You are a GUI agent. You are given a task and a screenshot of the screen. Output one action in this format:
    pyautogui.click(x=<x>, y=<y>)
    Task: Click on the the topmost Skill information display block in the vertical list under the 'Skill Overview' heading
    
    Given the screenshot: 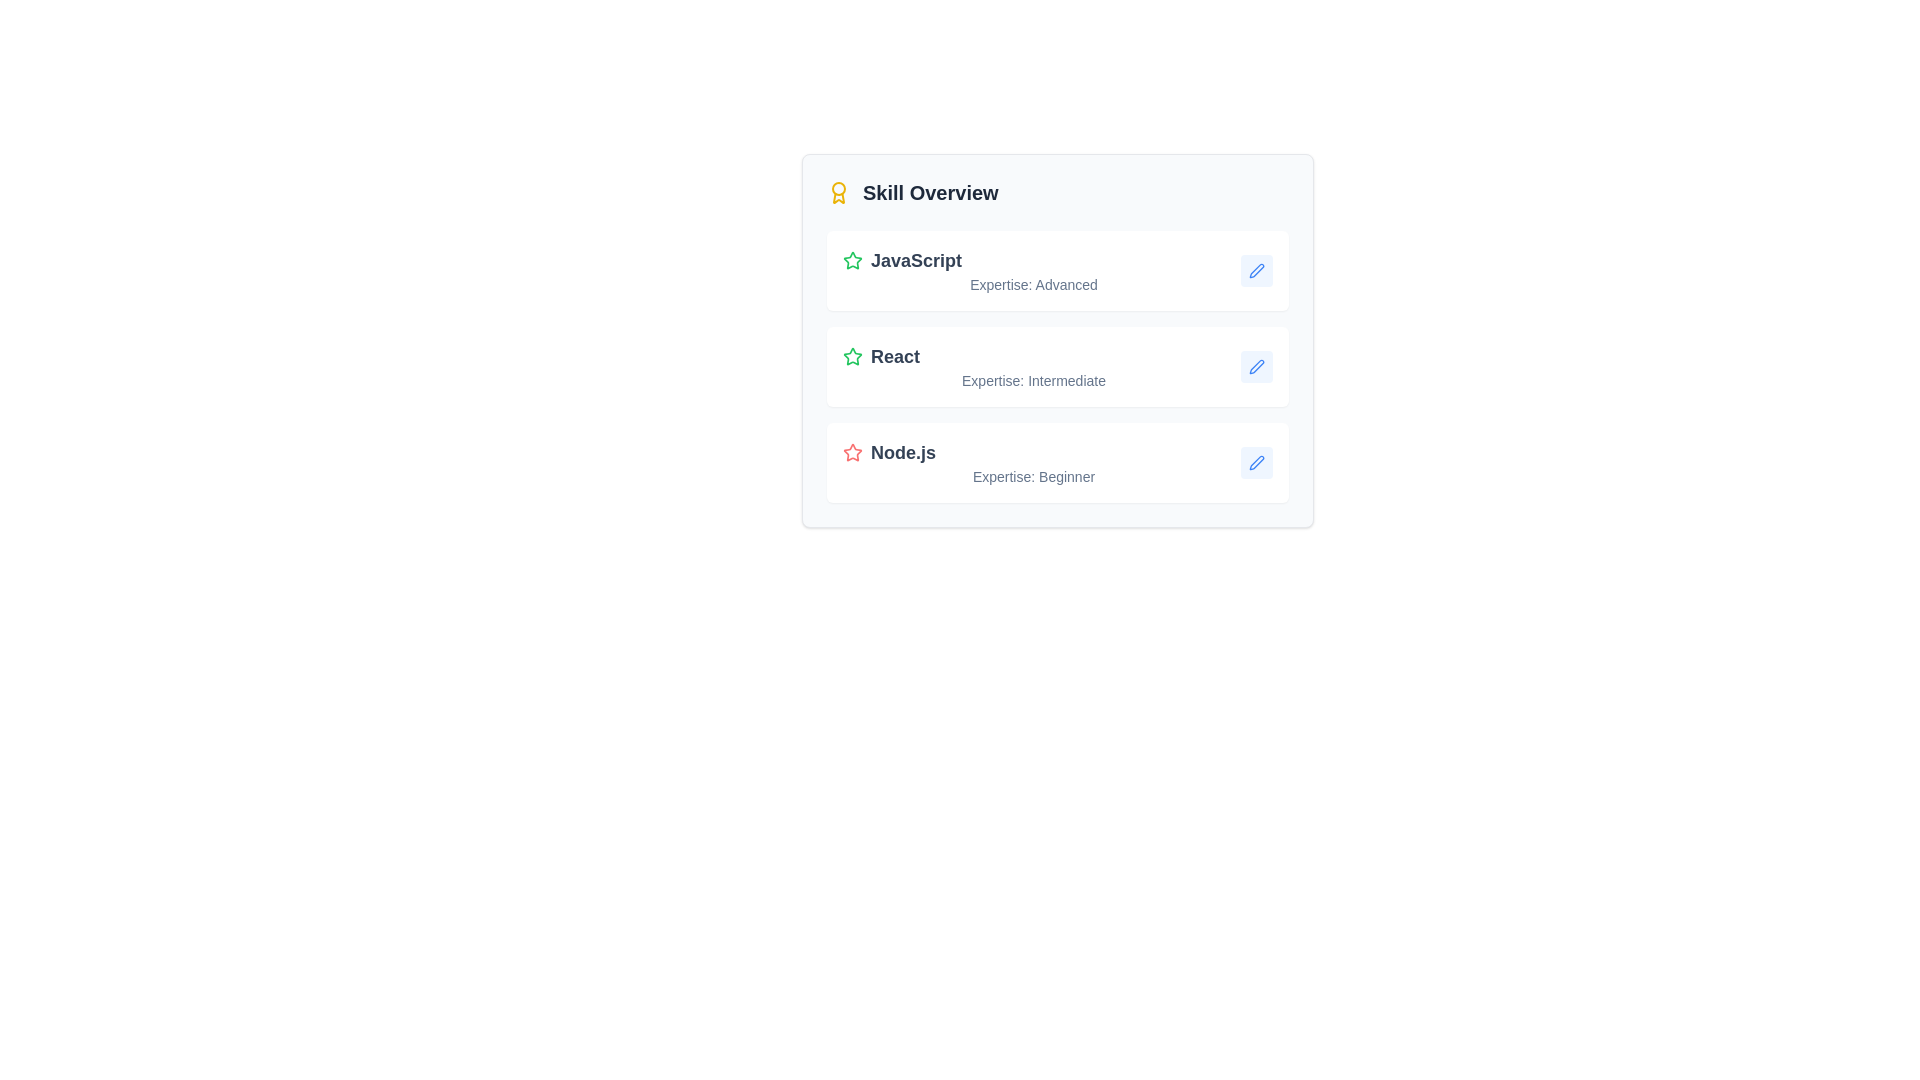 What is the action you would take?
    pyautogui.click(x=1033, y=270)
    